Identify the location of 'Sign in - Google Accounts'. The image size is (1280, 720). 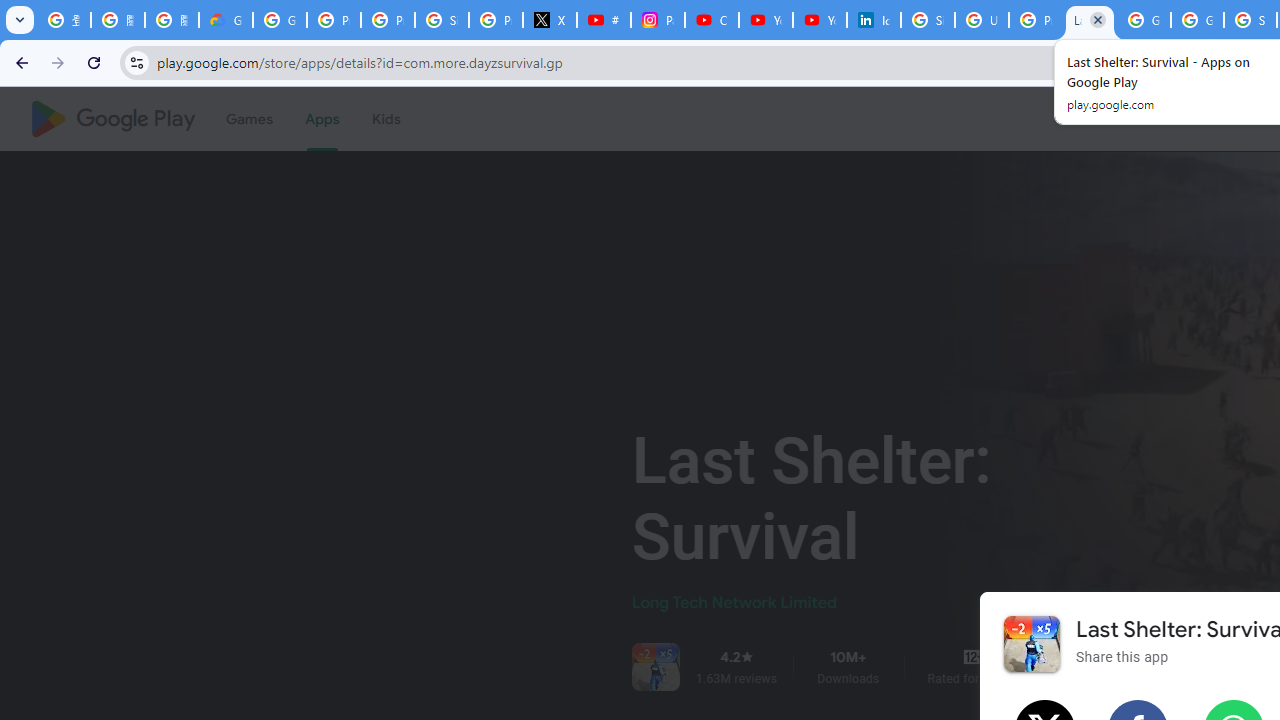
(927, 20).